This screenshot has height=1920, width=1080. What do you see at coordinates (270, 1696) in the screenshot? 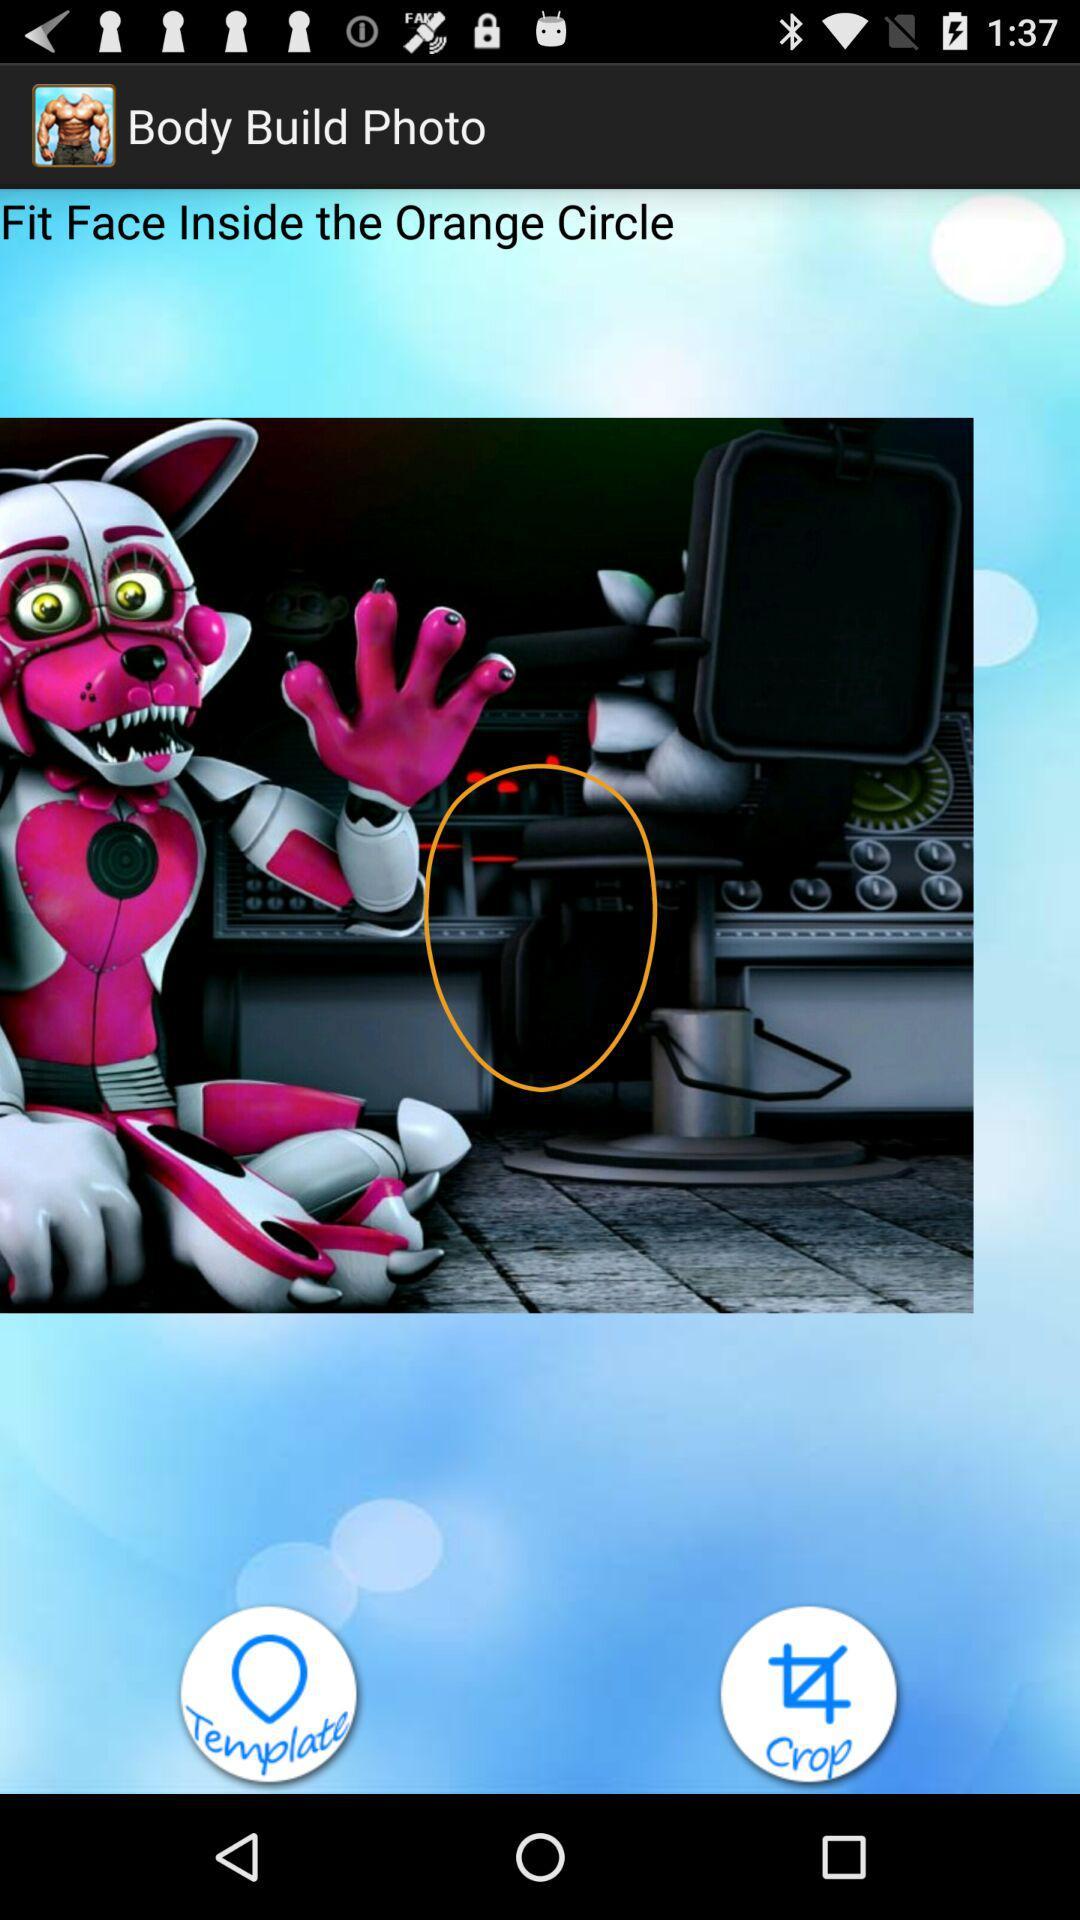
I see `open template` at bounding box center [270, 1696].